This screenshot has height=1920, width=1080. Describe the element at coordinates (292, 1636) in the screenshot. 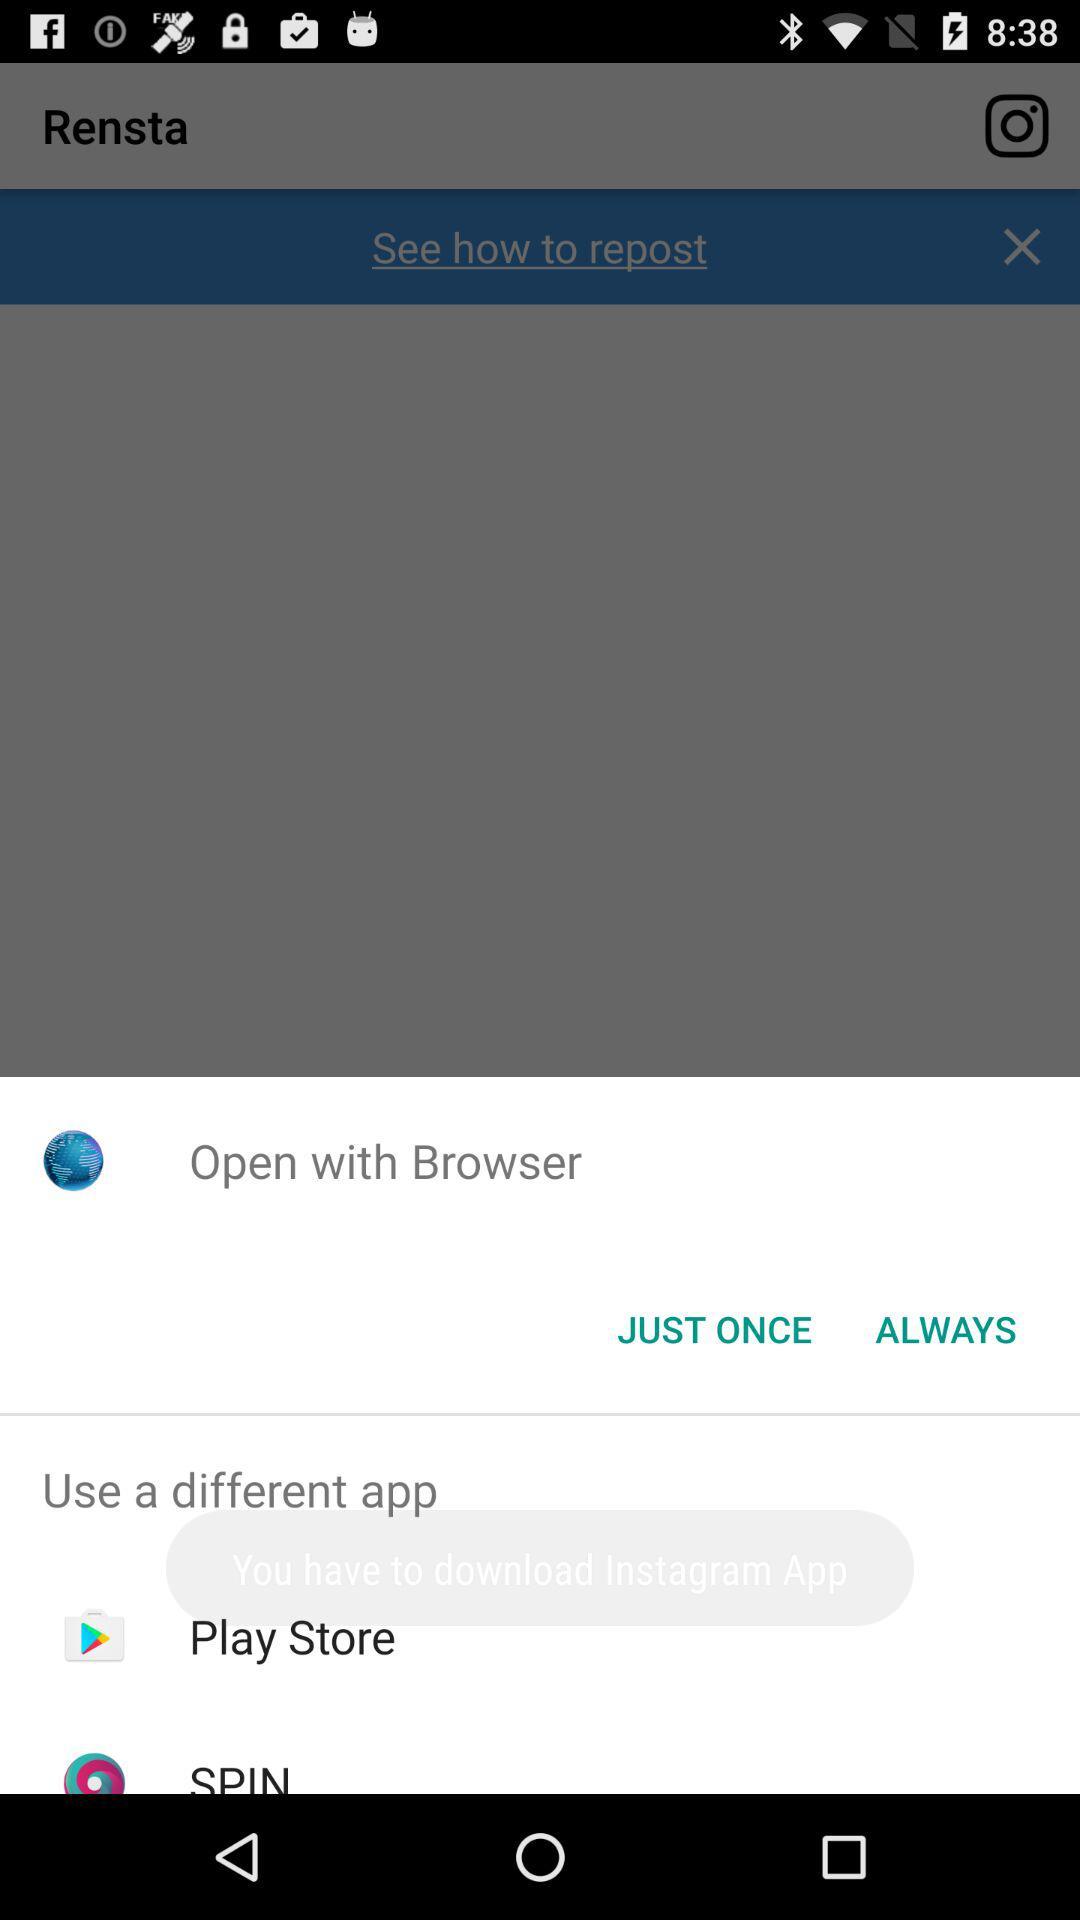

I see `icon above the spin item` at that location.